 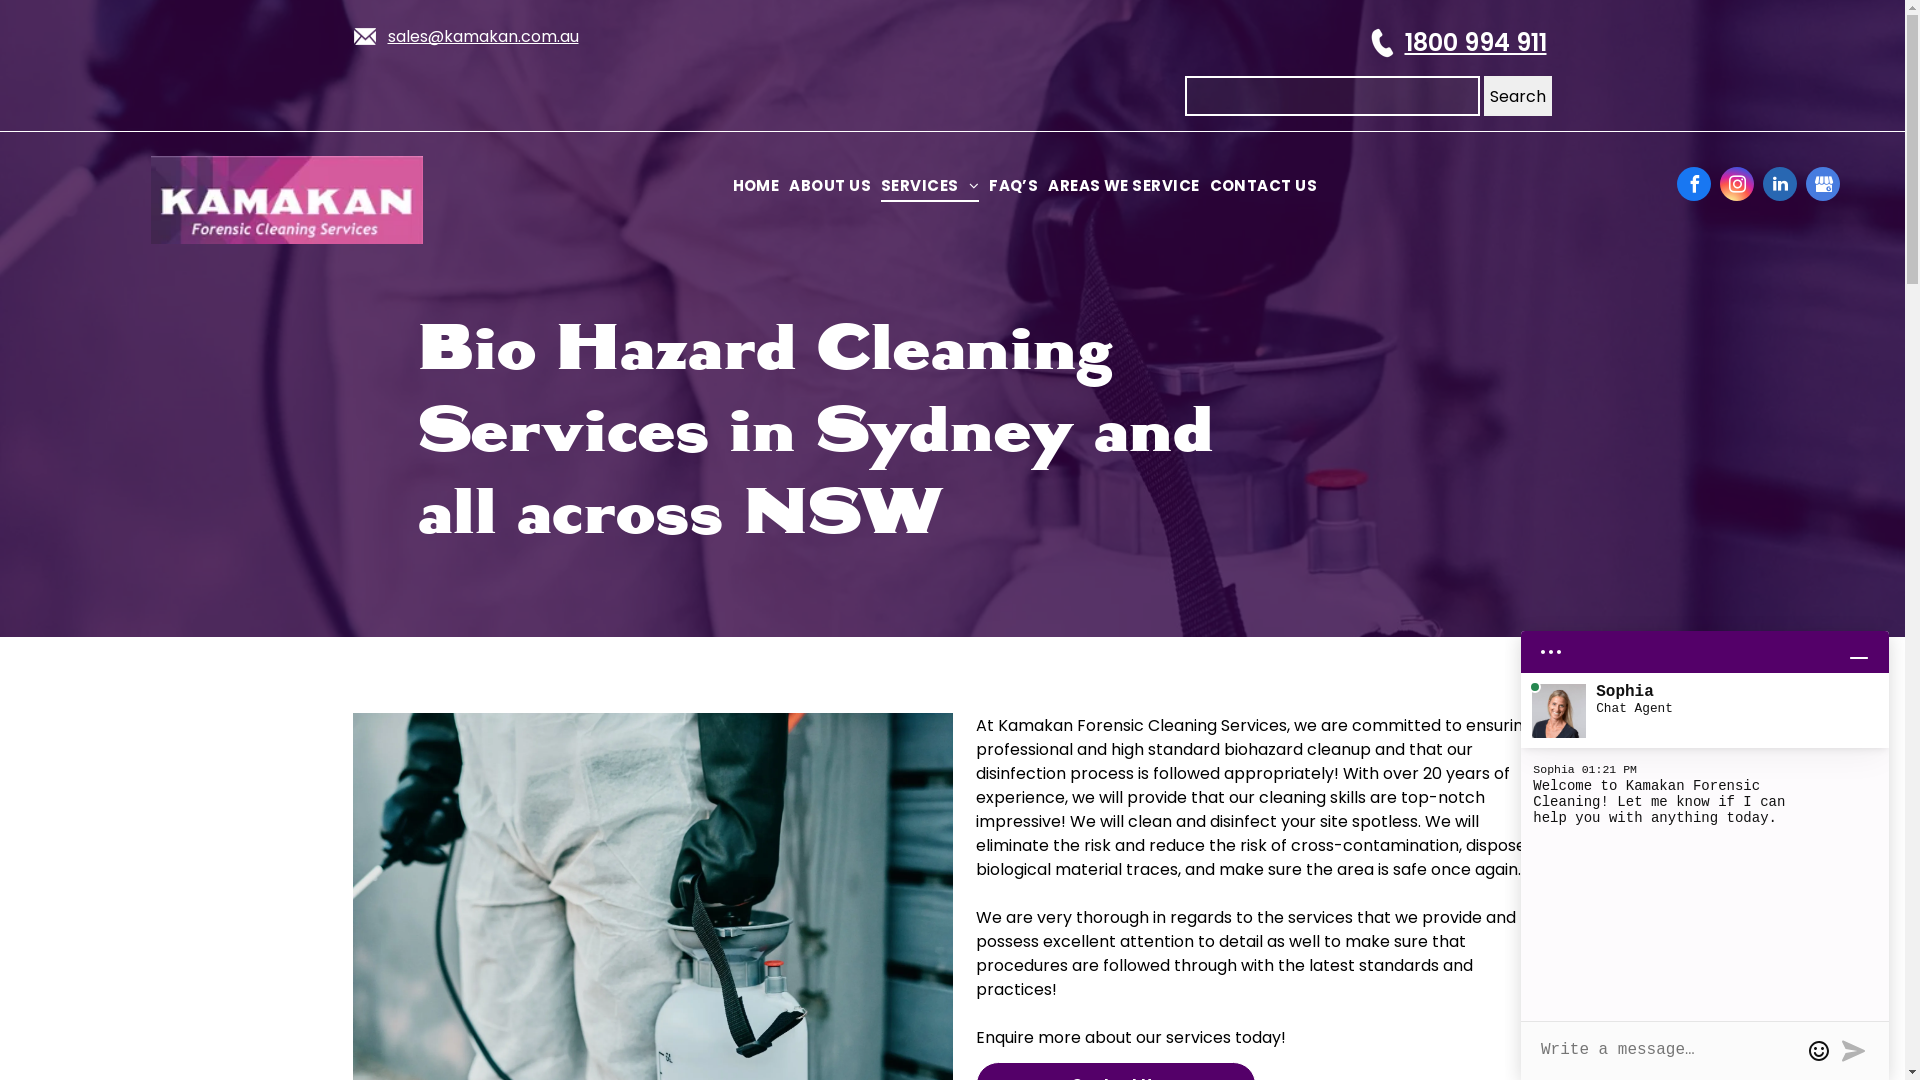 I want to click on 'sales@kamakan.com.au', so click(x=483, y=36).